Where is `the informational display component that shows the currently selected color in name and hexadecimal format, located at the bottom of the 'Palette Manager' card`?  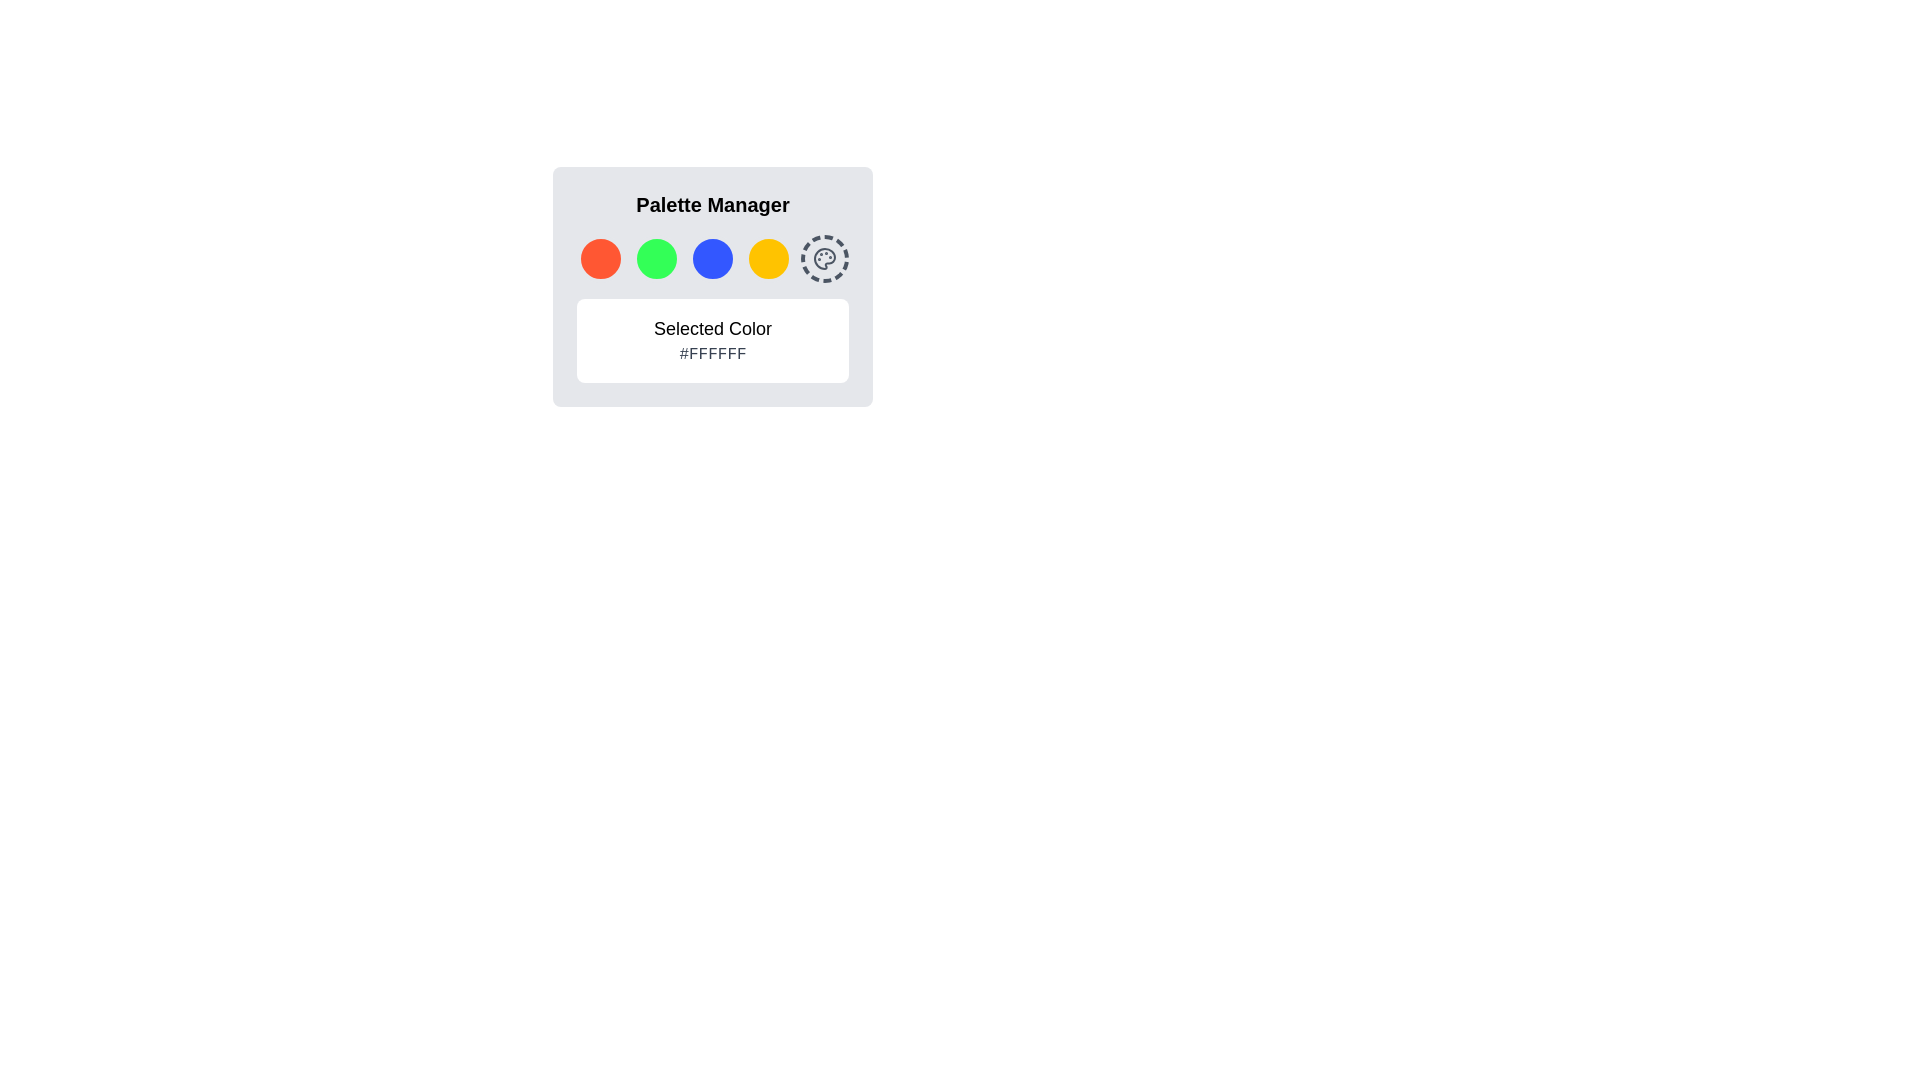 the informational display component that shows the currently selected color in name and hexadecimal format, located at the bottom of the 'Palette Manager' card is located at coordinates (713, 339).